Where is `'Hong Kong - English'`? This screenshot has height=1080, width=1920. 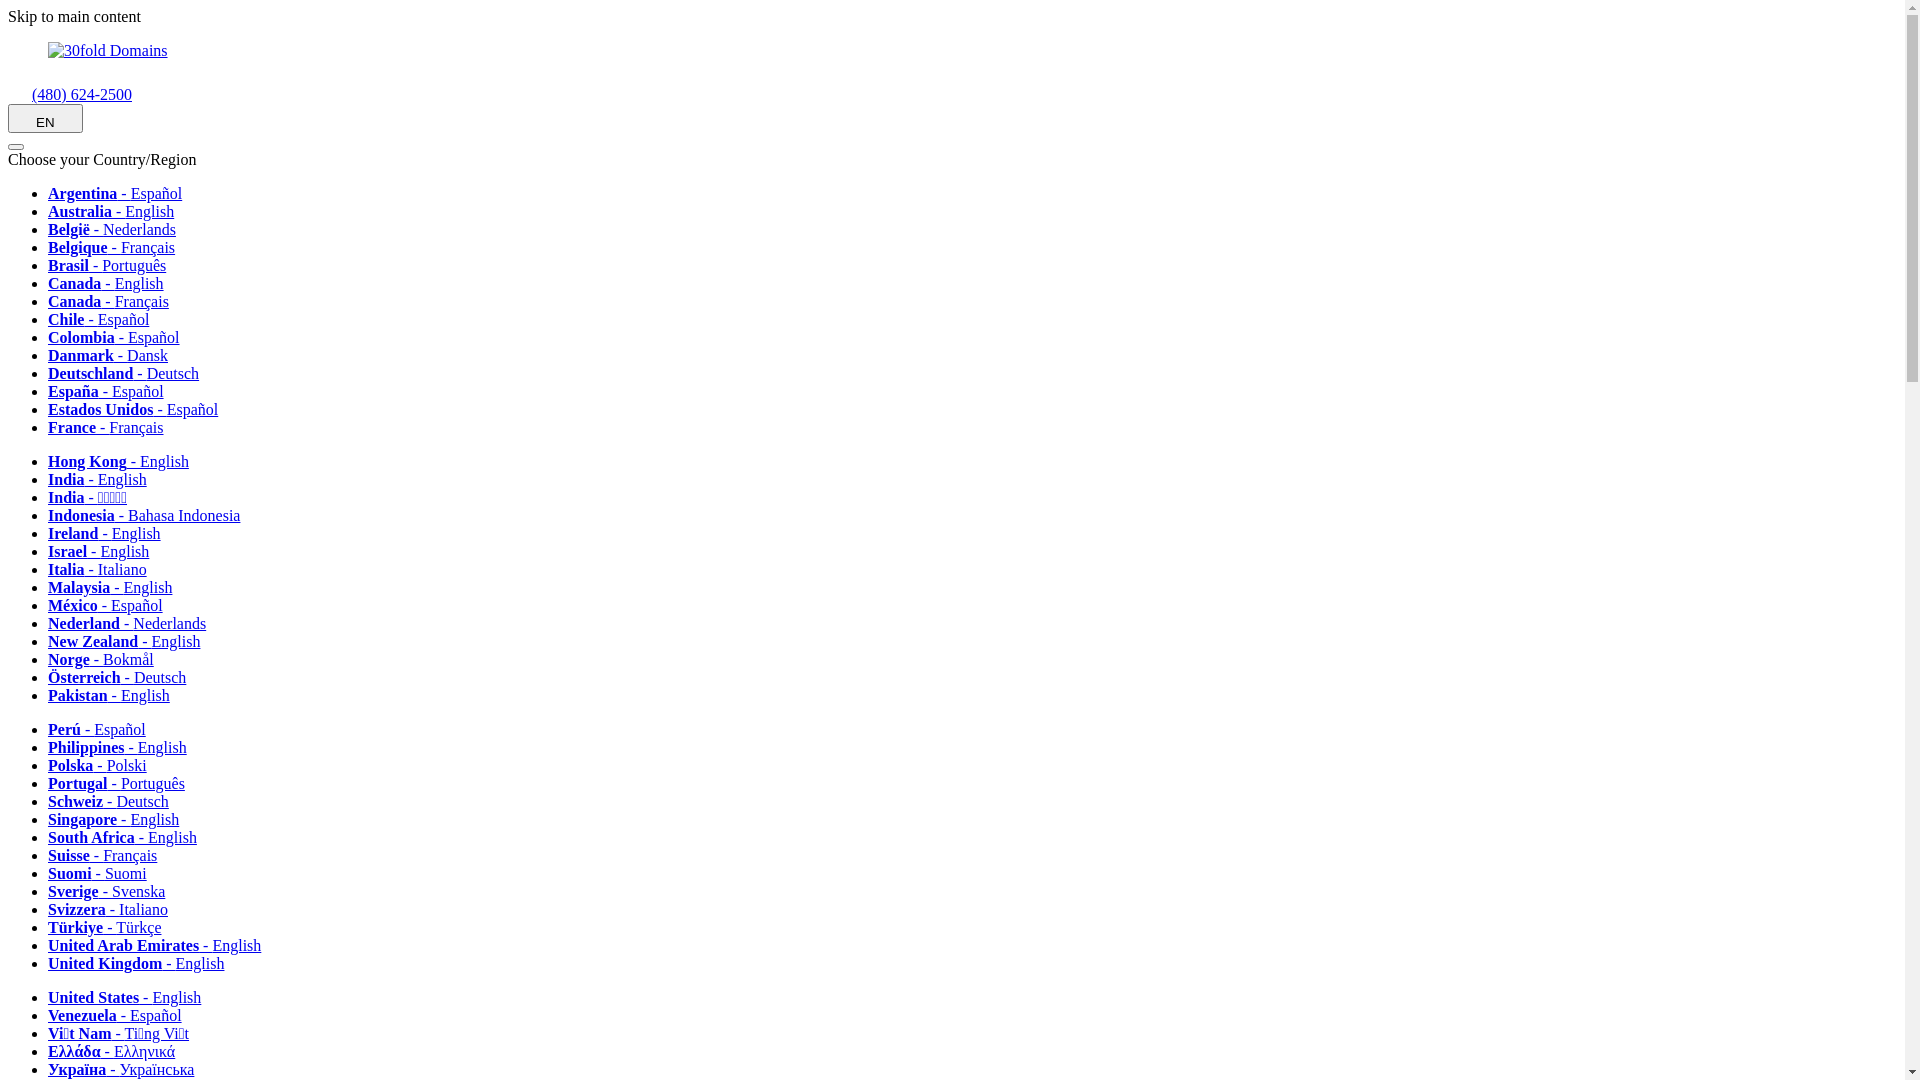
'Hong Kong - English' is located at coordinates (48, 461).